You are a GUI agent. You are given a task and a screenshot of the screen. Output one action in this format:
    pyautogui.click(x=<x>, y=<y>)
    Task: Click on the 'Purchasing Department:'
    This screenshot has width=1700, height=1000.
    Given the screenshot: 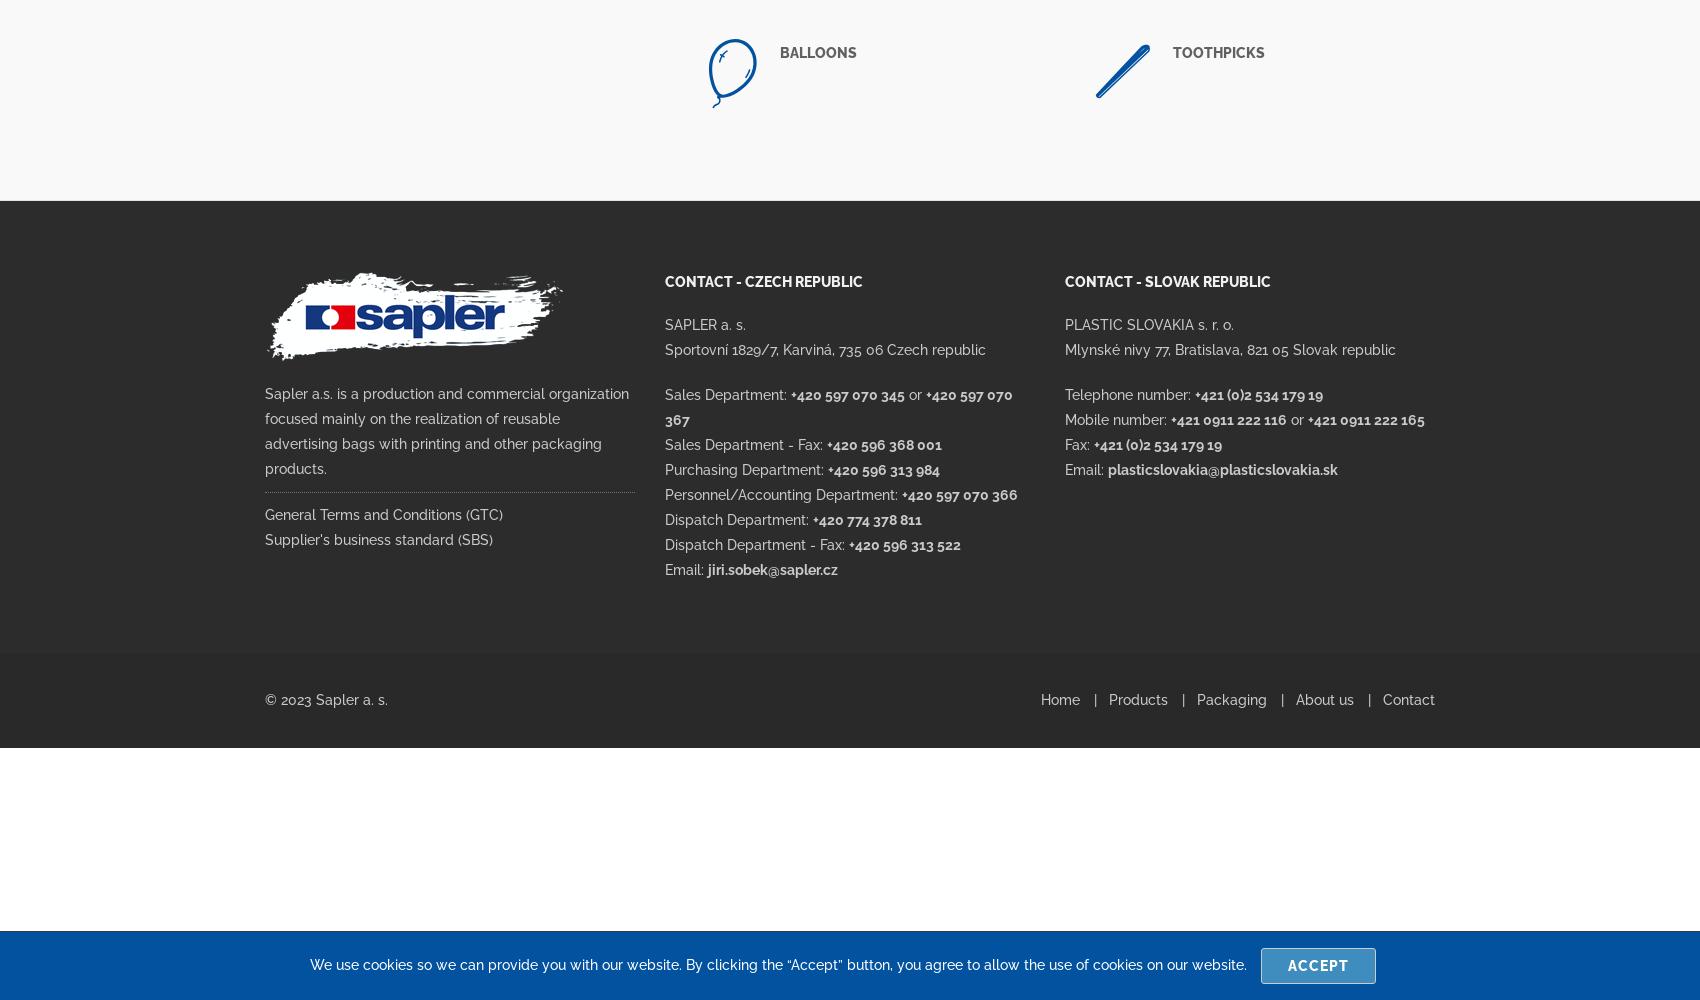 What is the action you would take?
    pyautogui.click(x=745, y=469)
    